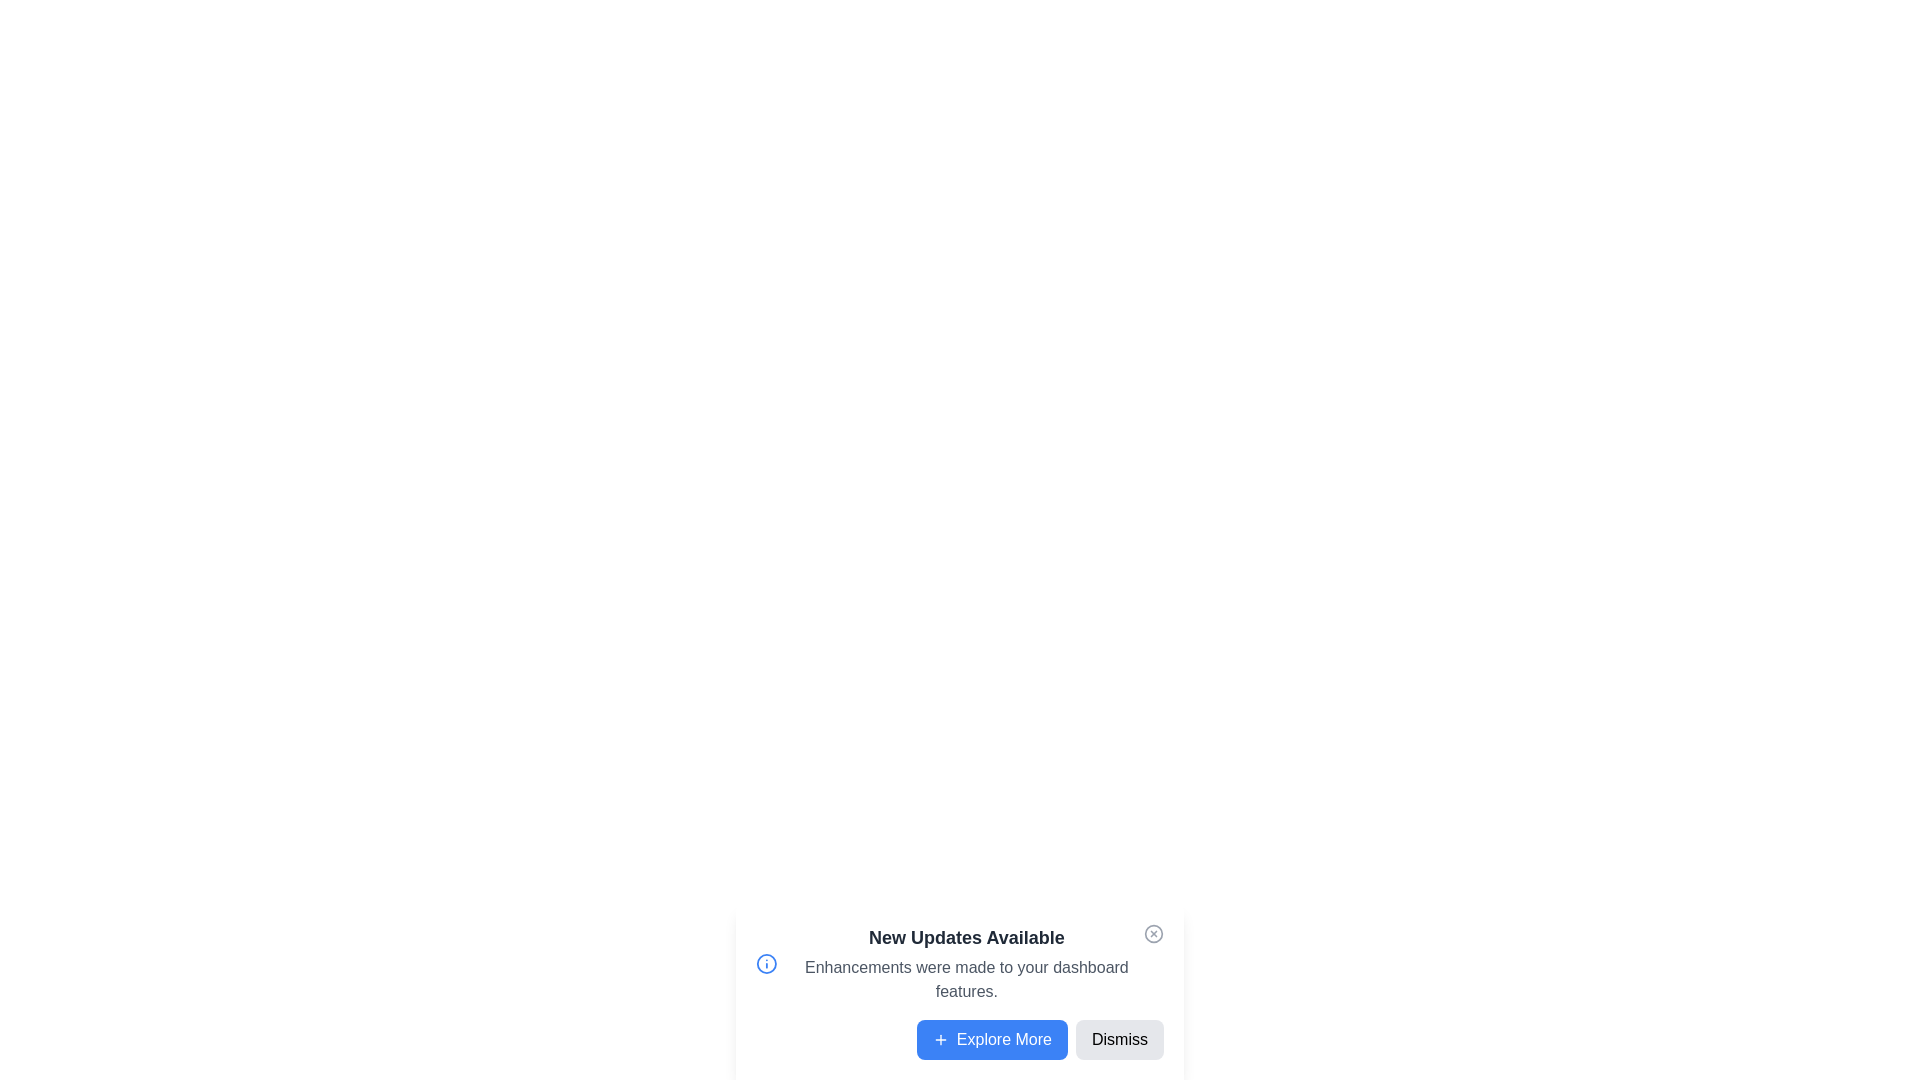 This screenshot has width=1920, height=1080. I want to click on the informational icon to inspect it, so click(765, 963).